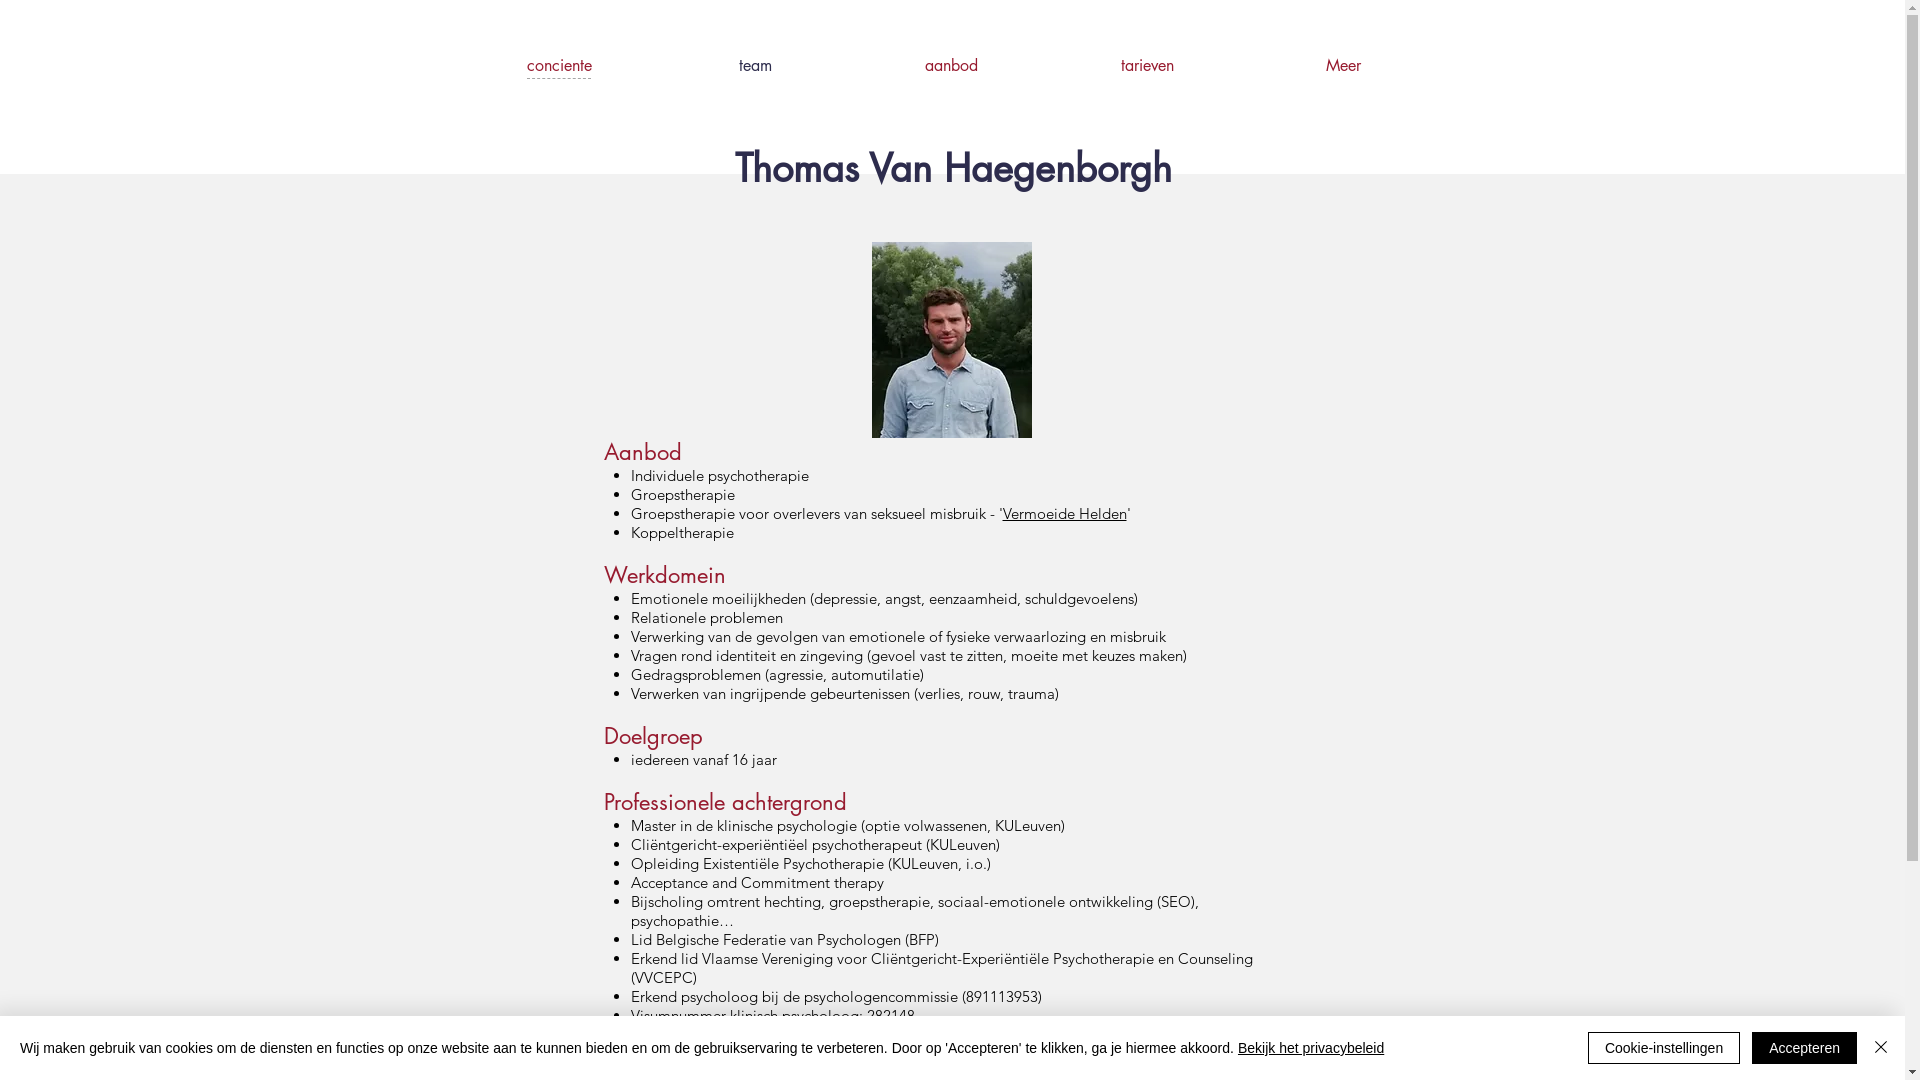 The image size is (1920, 1080). Describe the element at coordinates (460, 64) in the screenshot. I see `'conciente'` at that location.